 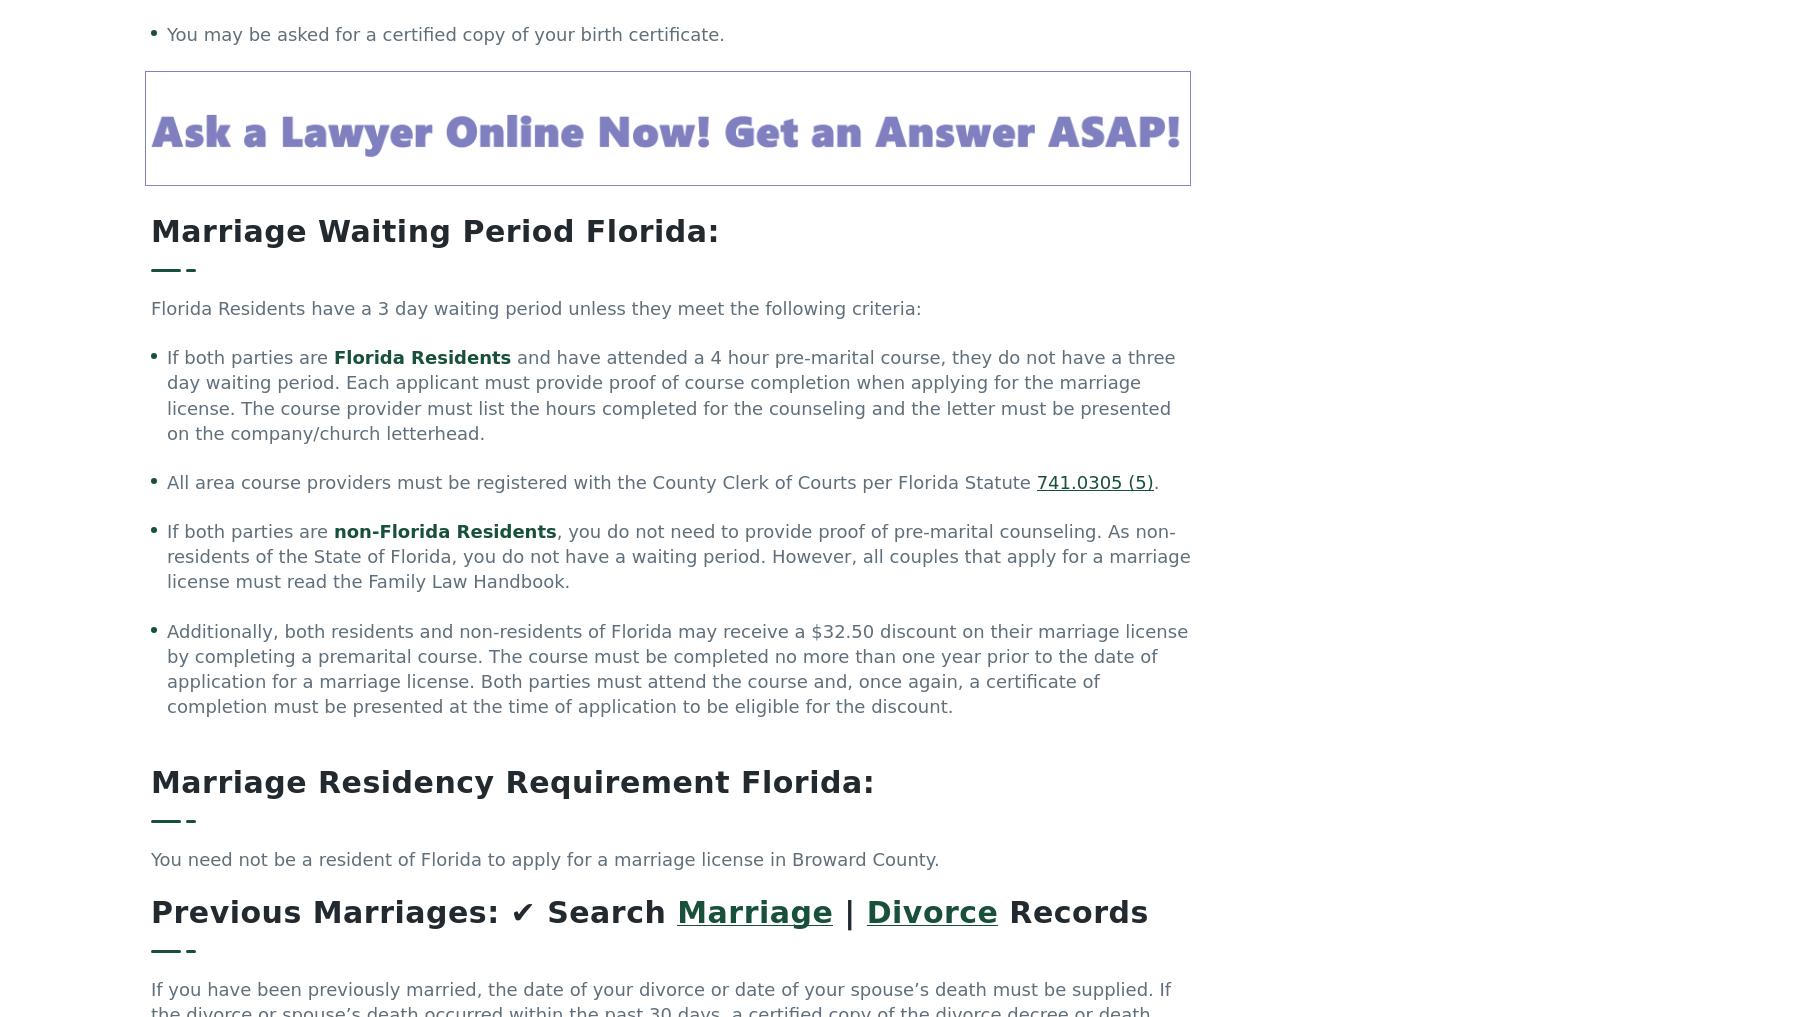 What do you see at coordinates (544, 865) in the screenshot?
I see `'You need not be a resident of Florida to apply for a marriage license in Broward County.'` at bounding box center [544, 865].